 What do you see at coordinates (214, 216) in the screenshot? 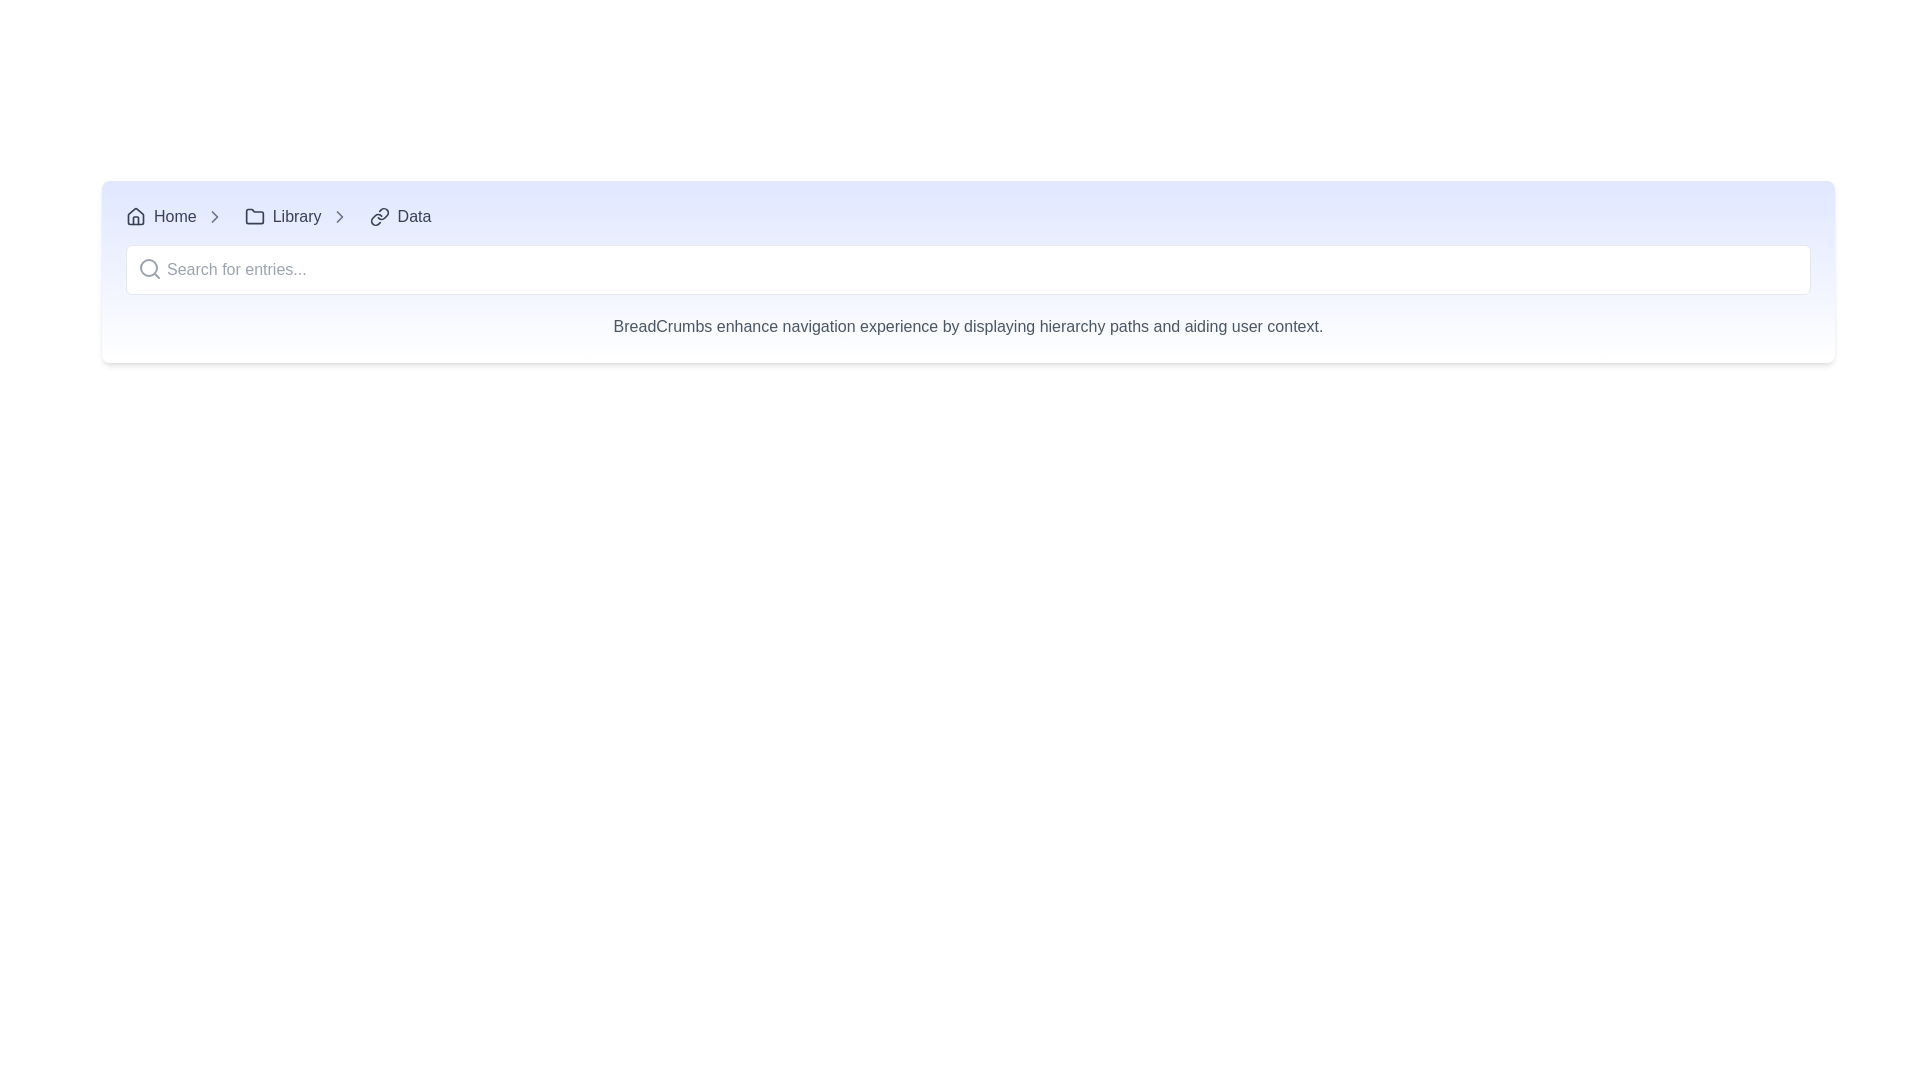
I see `the visual delimiter icon in the breadcrumb navigation that separates 'Home' and 'Library'` at bounding box center [214, 216].